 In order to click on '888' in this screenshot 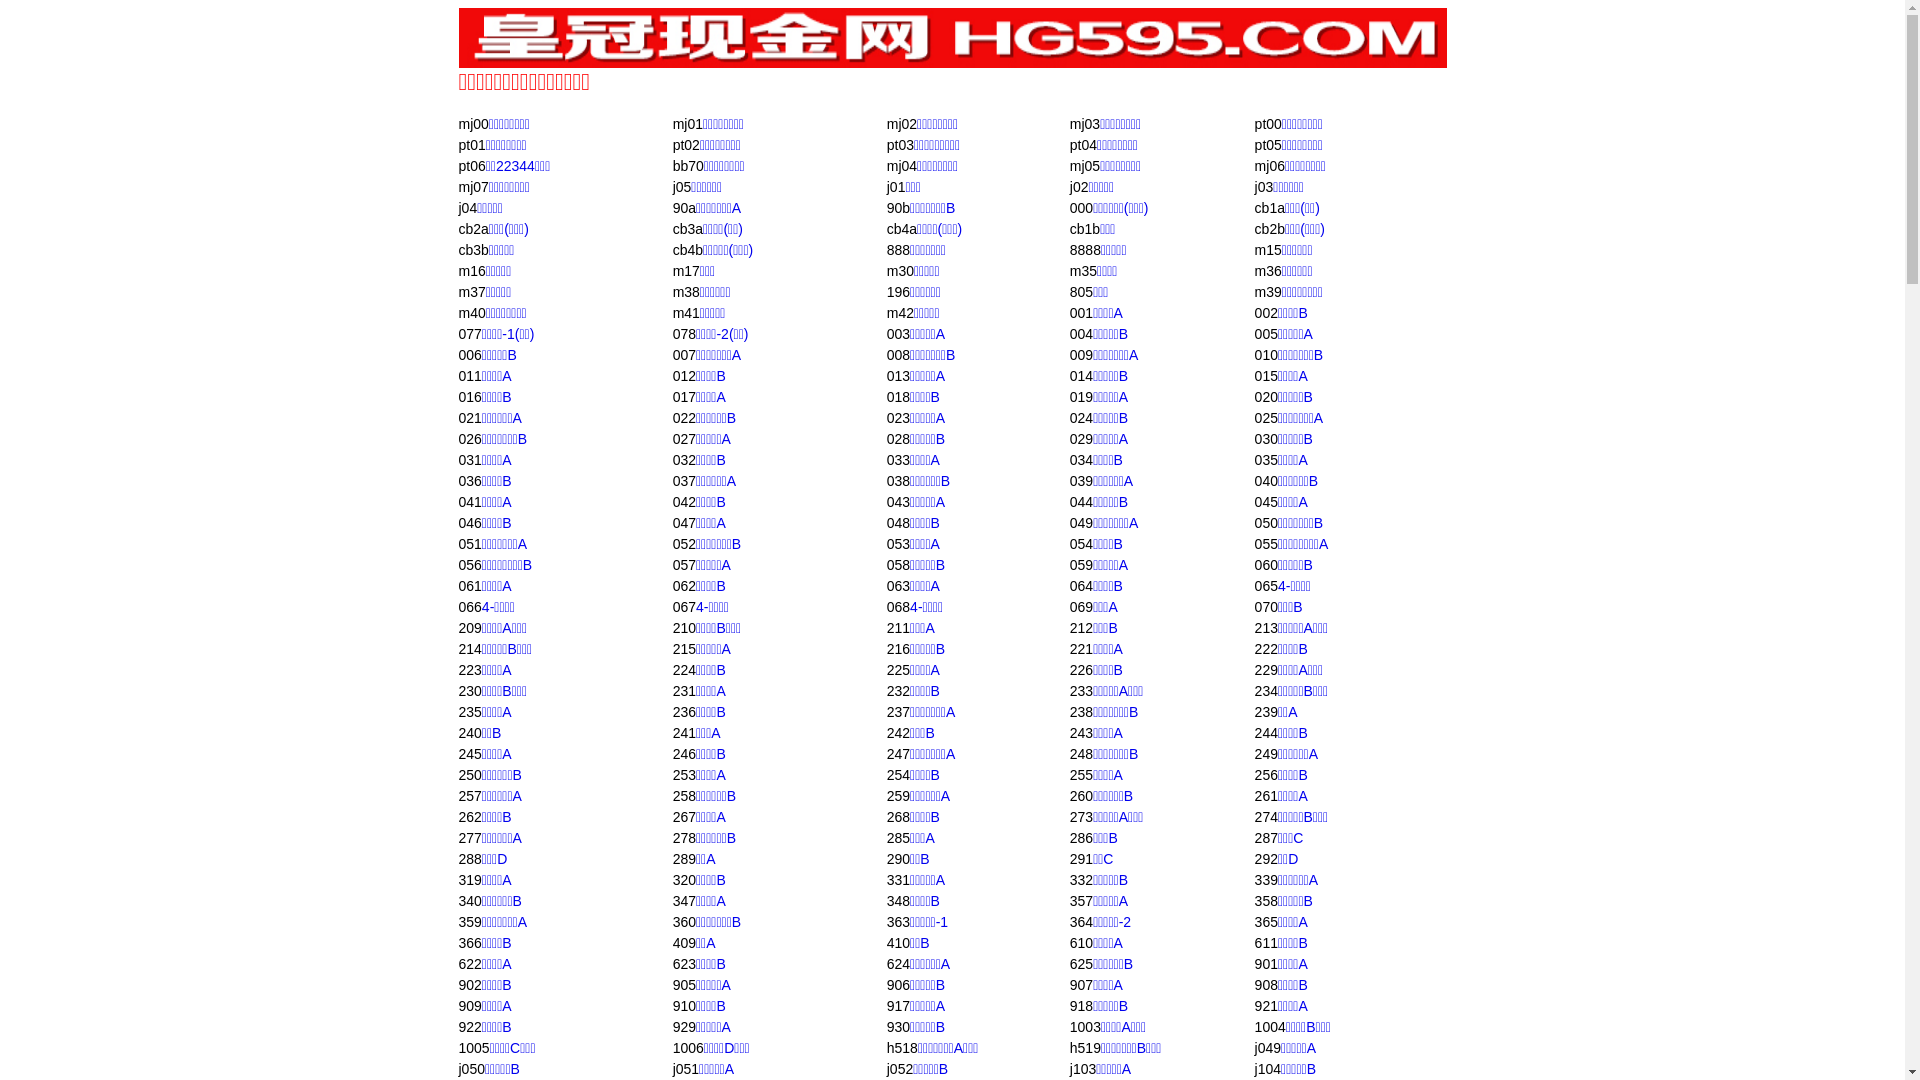, I will do `click(897, 249)`.